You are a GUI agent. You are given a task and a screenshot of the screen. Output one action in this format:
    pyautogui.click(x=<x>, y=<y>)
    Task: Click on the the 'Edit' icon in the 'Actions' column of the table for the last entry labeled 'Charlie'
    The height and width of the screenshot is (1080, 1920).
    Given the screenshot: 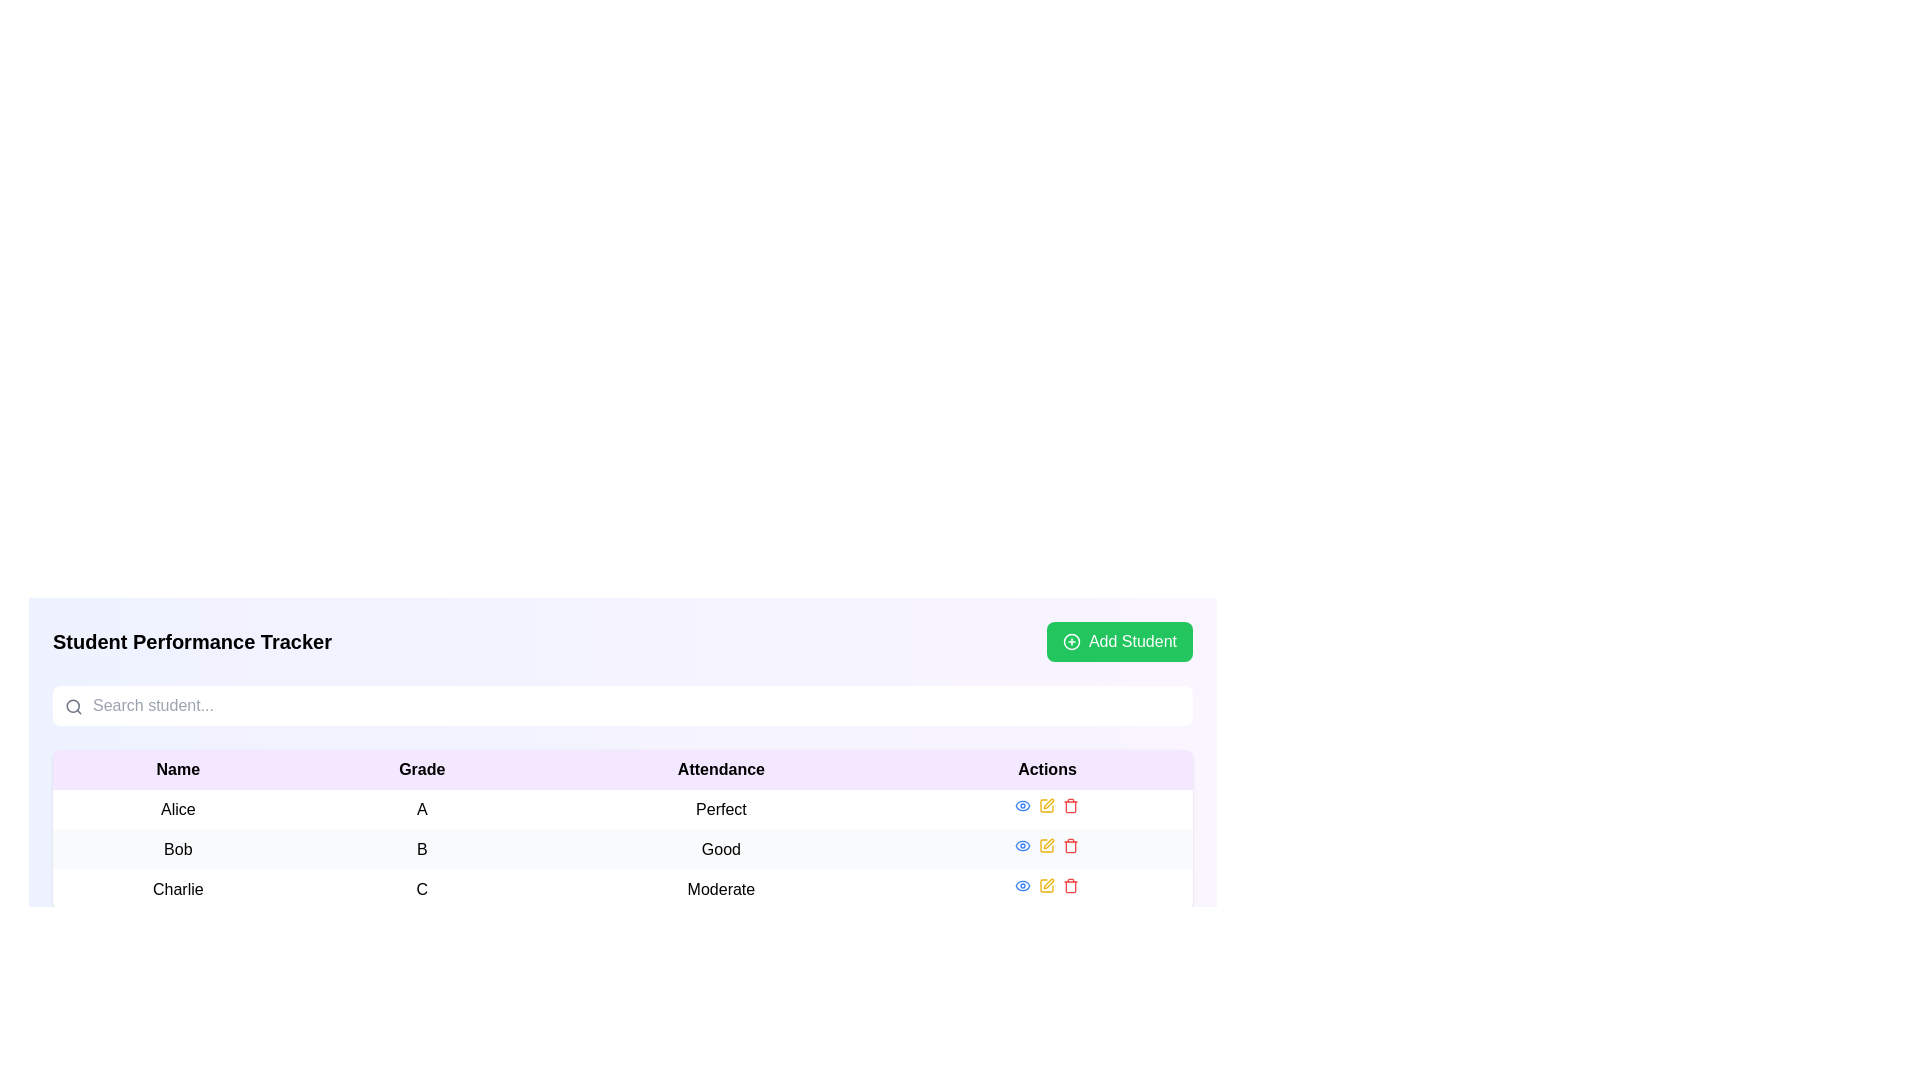 What is the action you would take?
    pyautogui.click(x=1046, y=885)
    